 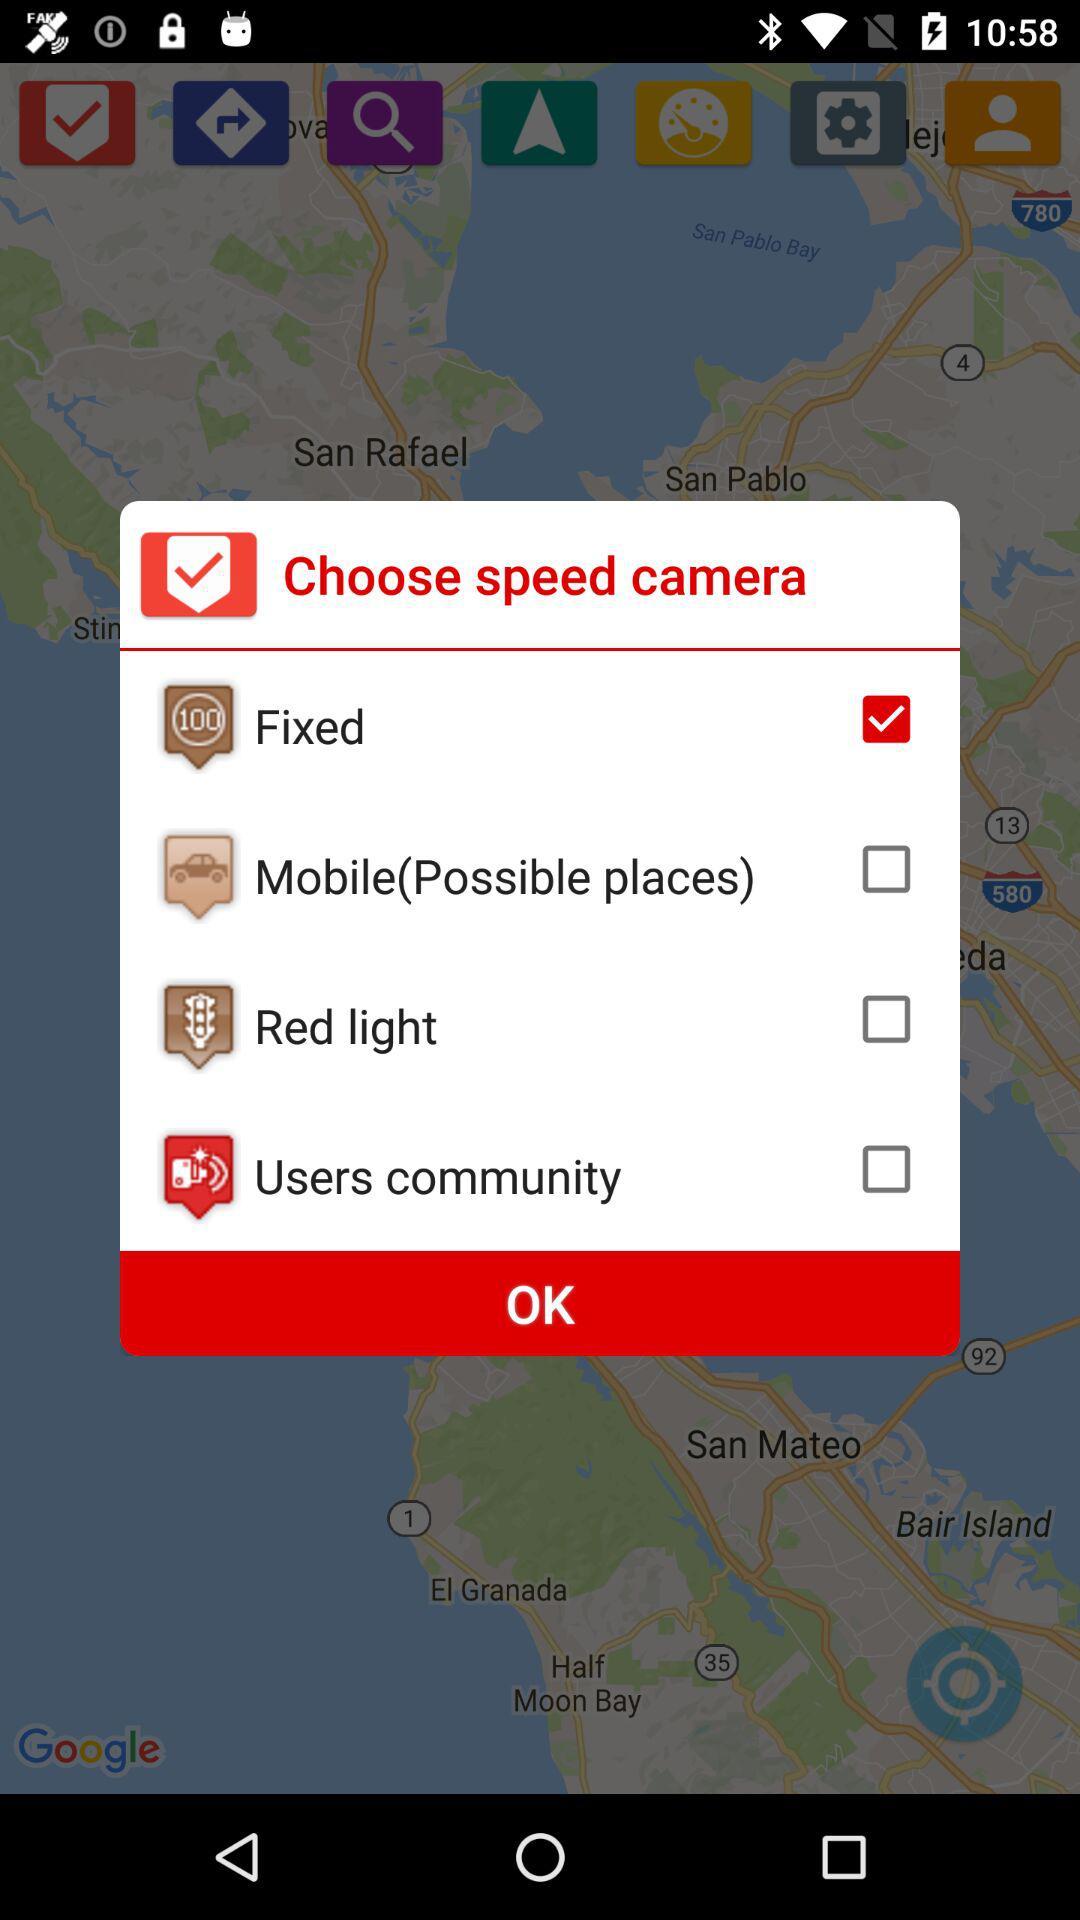 What do you see at coordinates (540, 1303) in the screenshot?
I see `ok icon` at bounding box center [540, 1303].